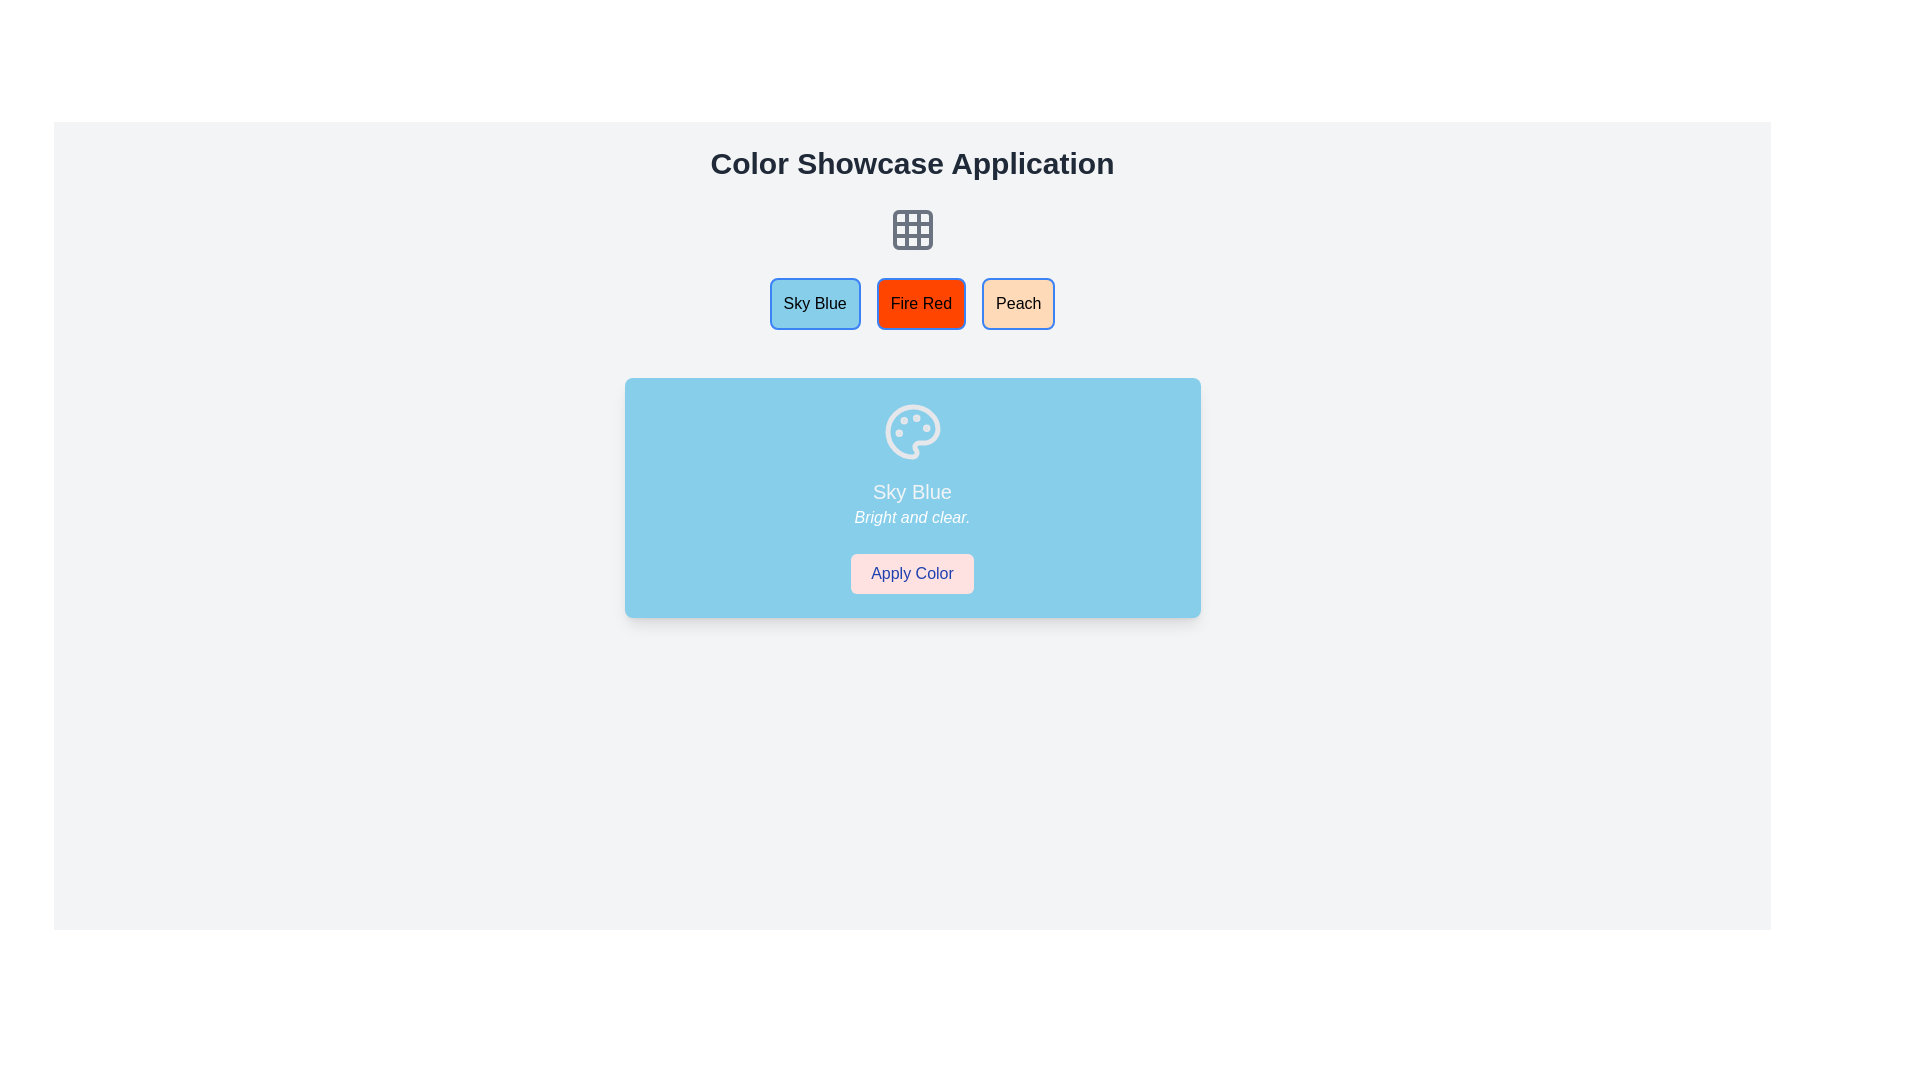 The width and height of the screenshot is (1920, 1080). Describe the element at coordinates (911, 431) in the screenshot. I see `the paint palette SVG graphic icon located in the center of a light blue card, which is positioned below a set of color buttons in the application interface` at that location.